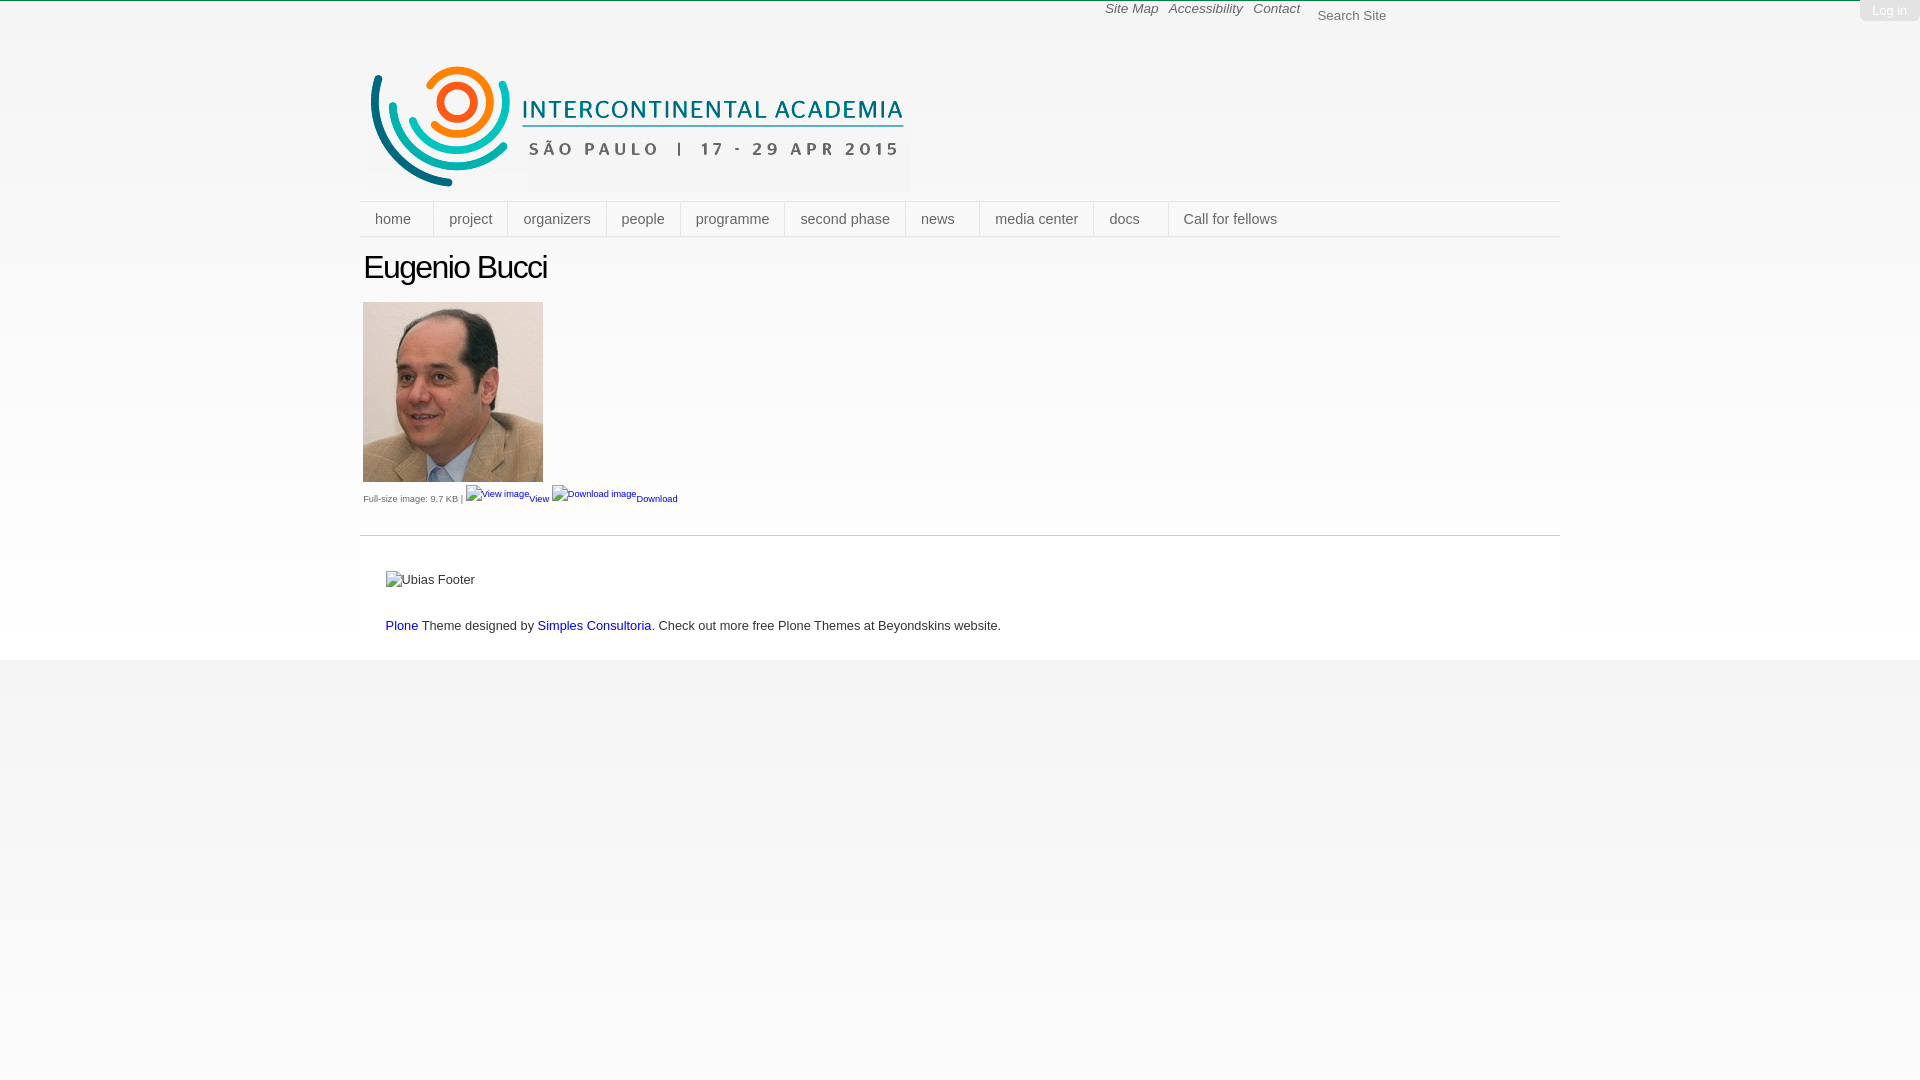  What do you see at coordinates (1167, 219) in the screenshot?
I see `'Call for fellows'` at bounding box center [1167, 219].